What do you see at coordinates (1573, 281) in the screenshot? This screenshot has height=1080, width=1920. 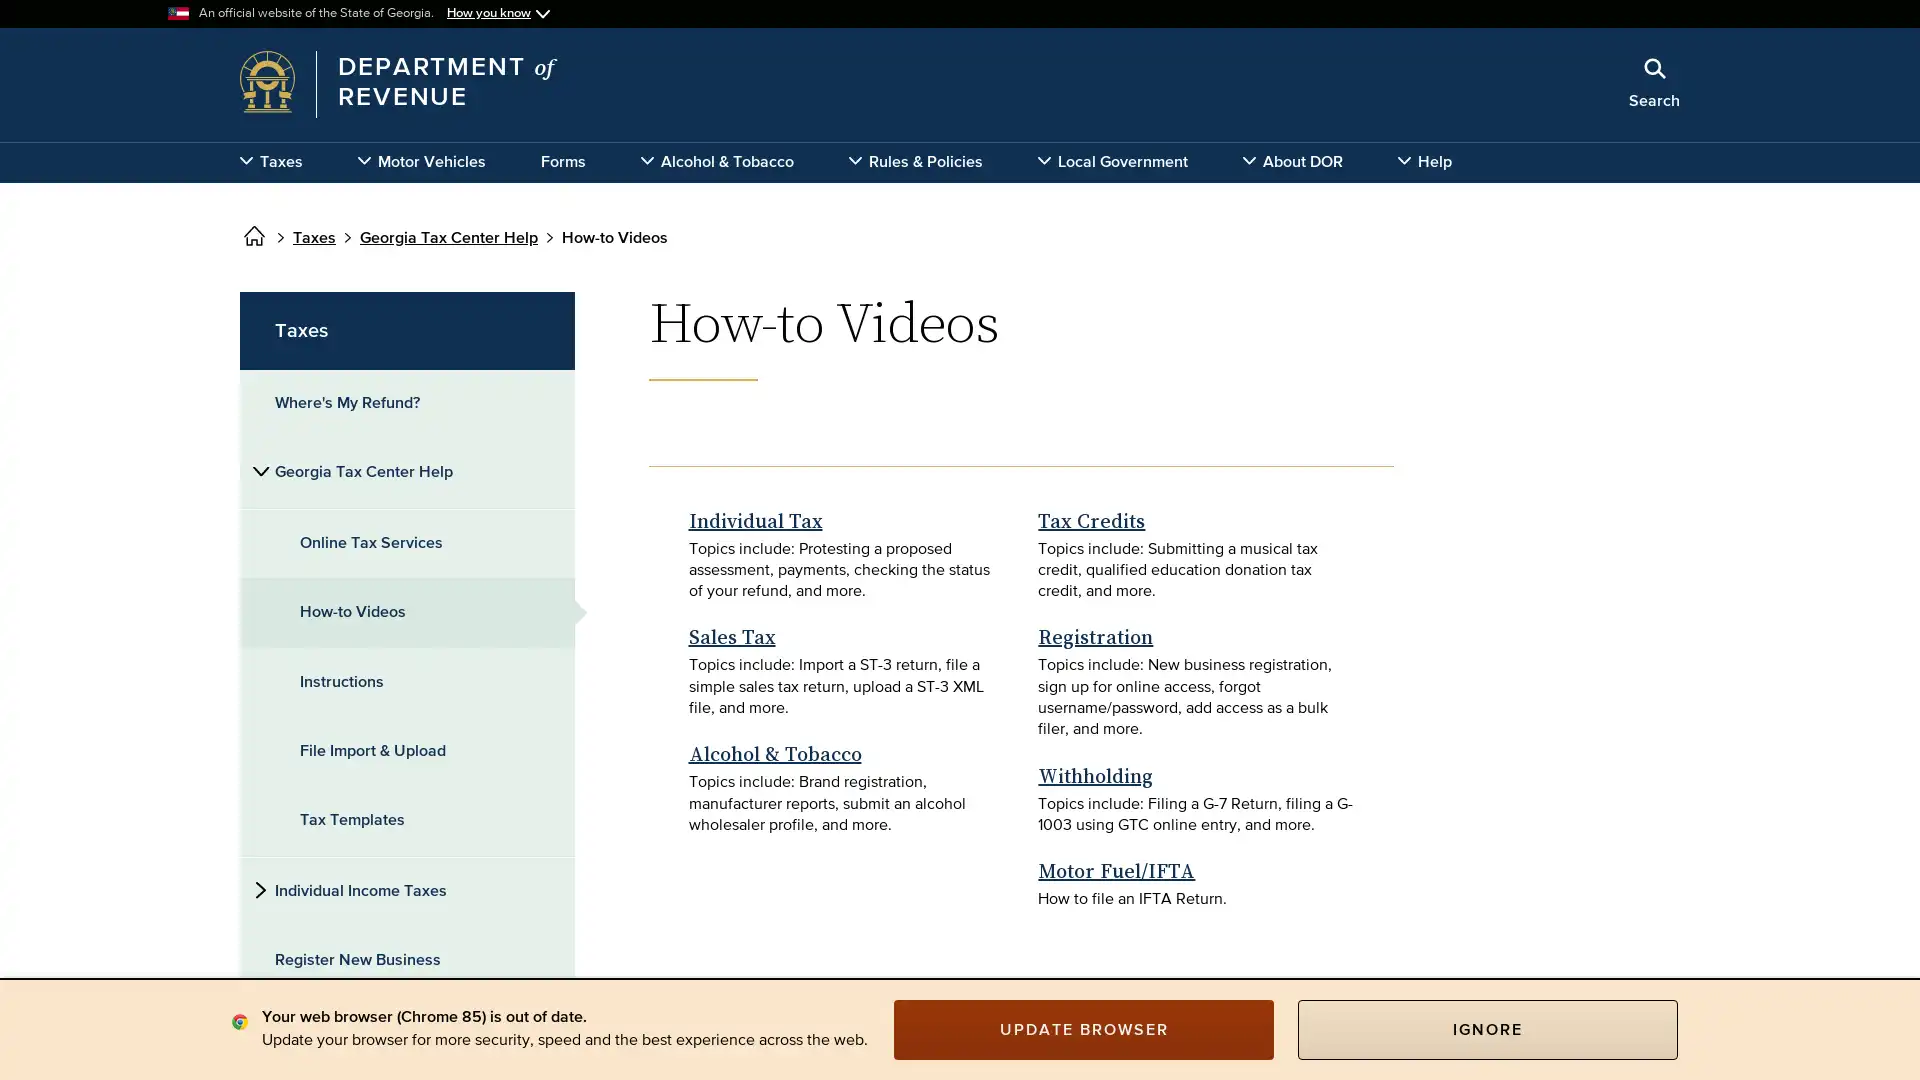 I see `Search` at bounding box center [1573, 281].